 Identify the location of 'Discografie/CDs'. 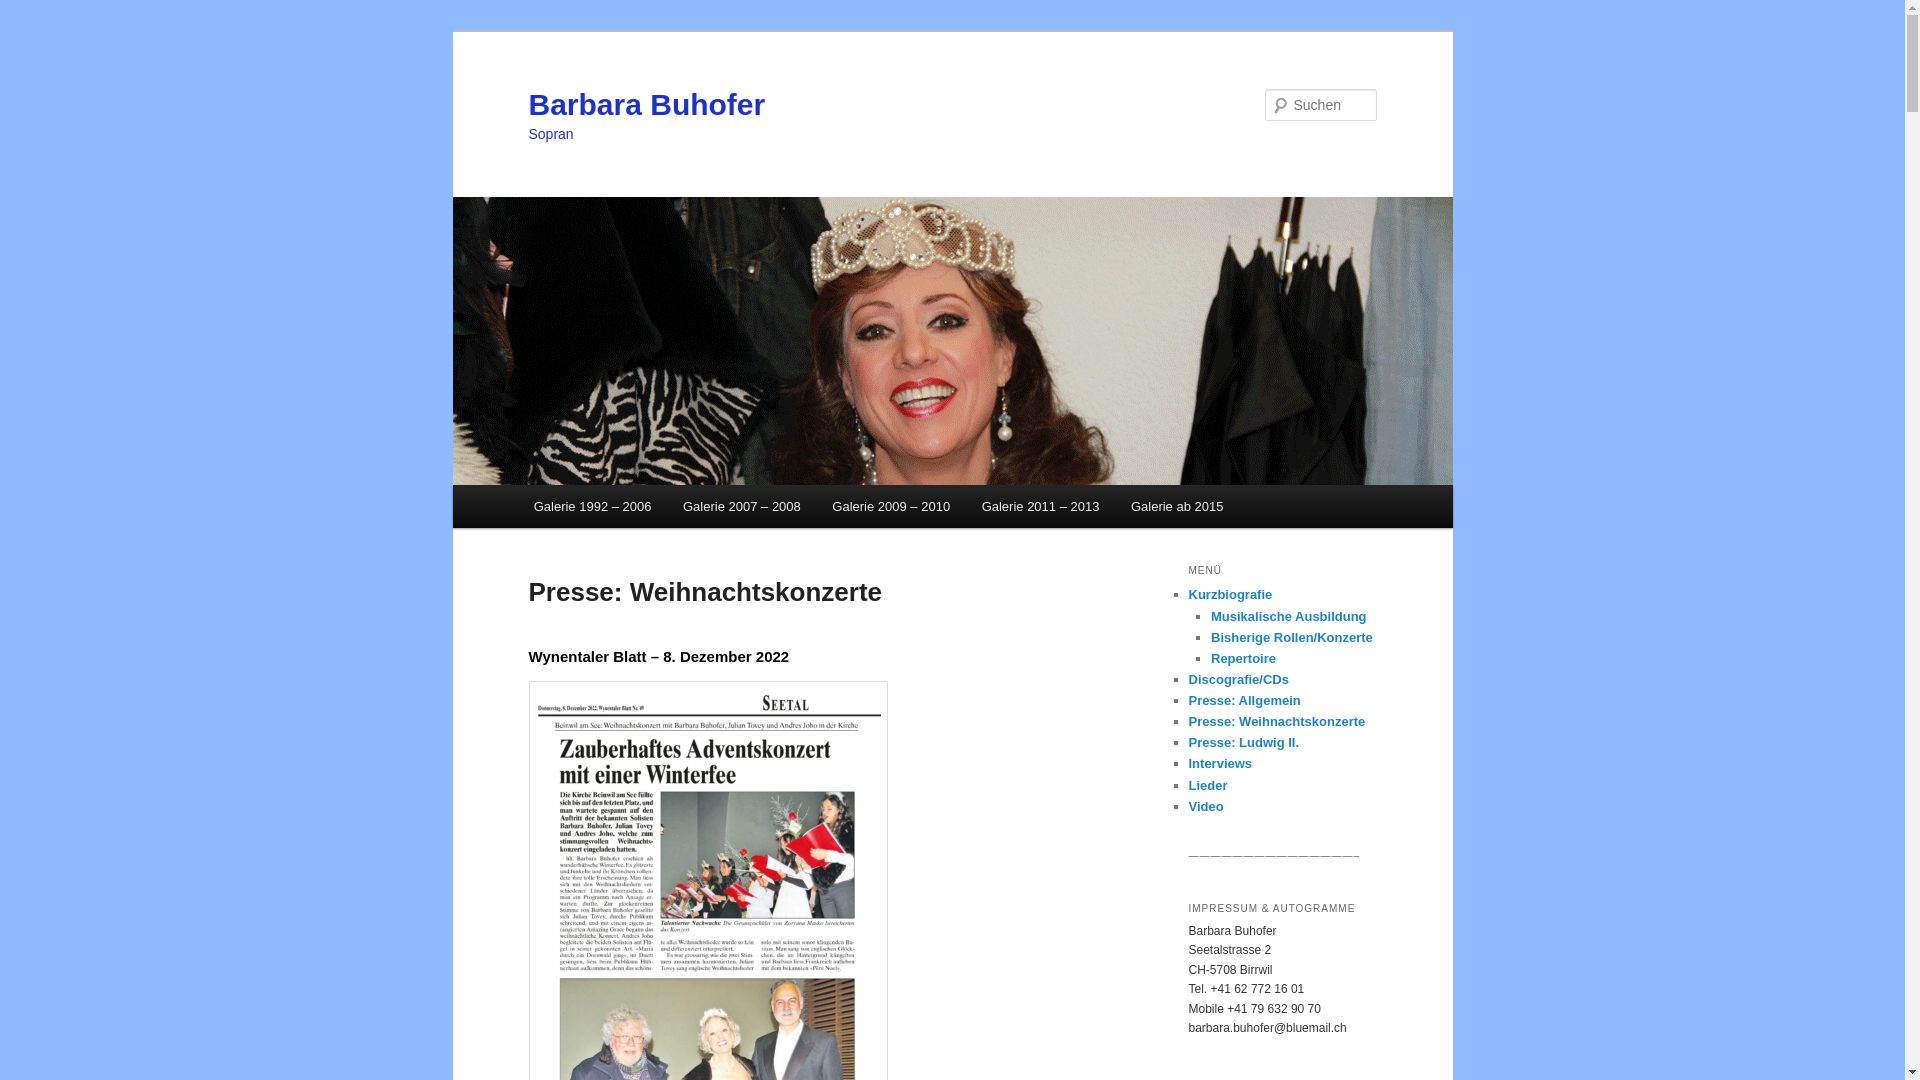
(1237, 678).